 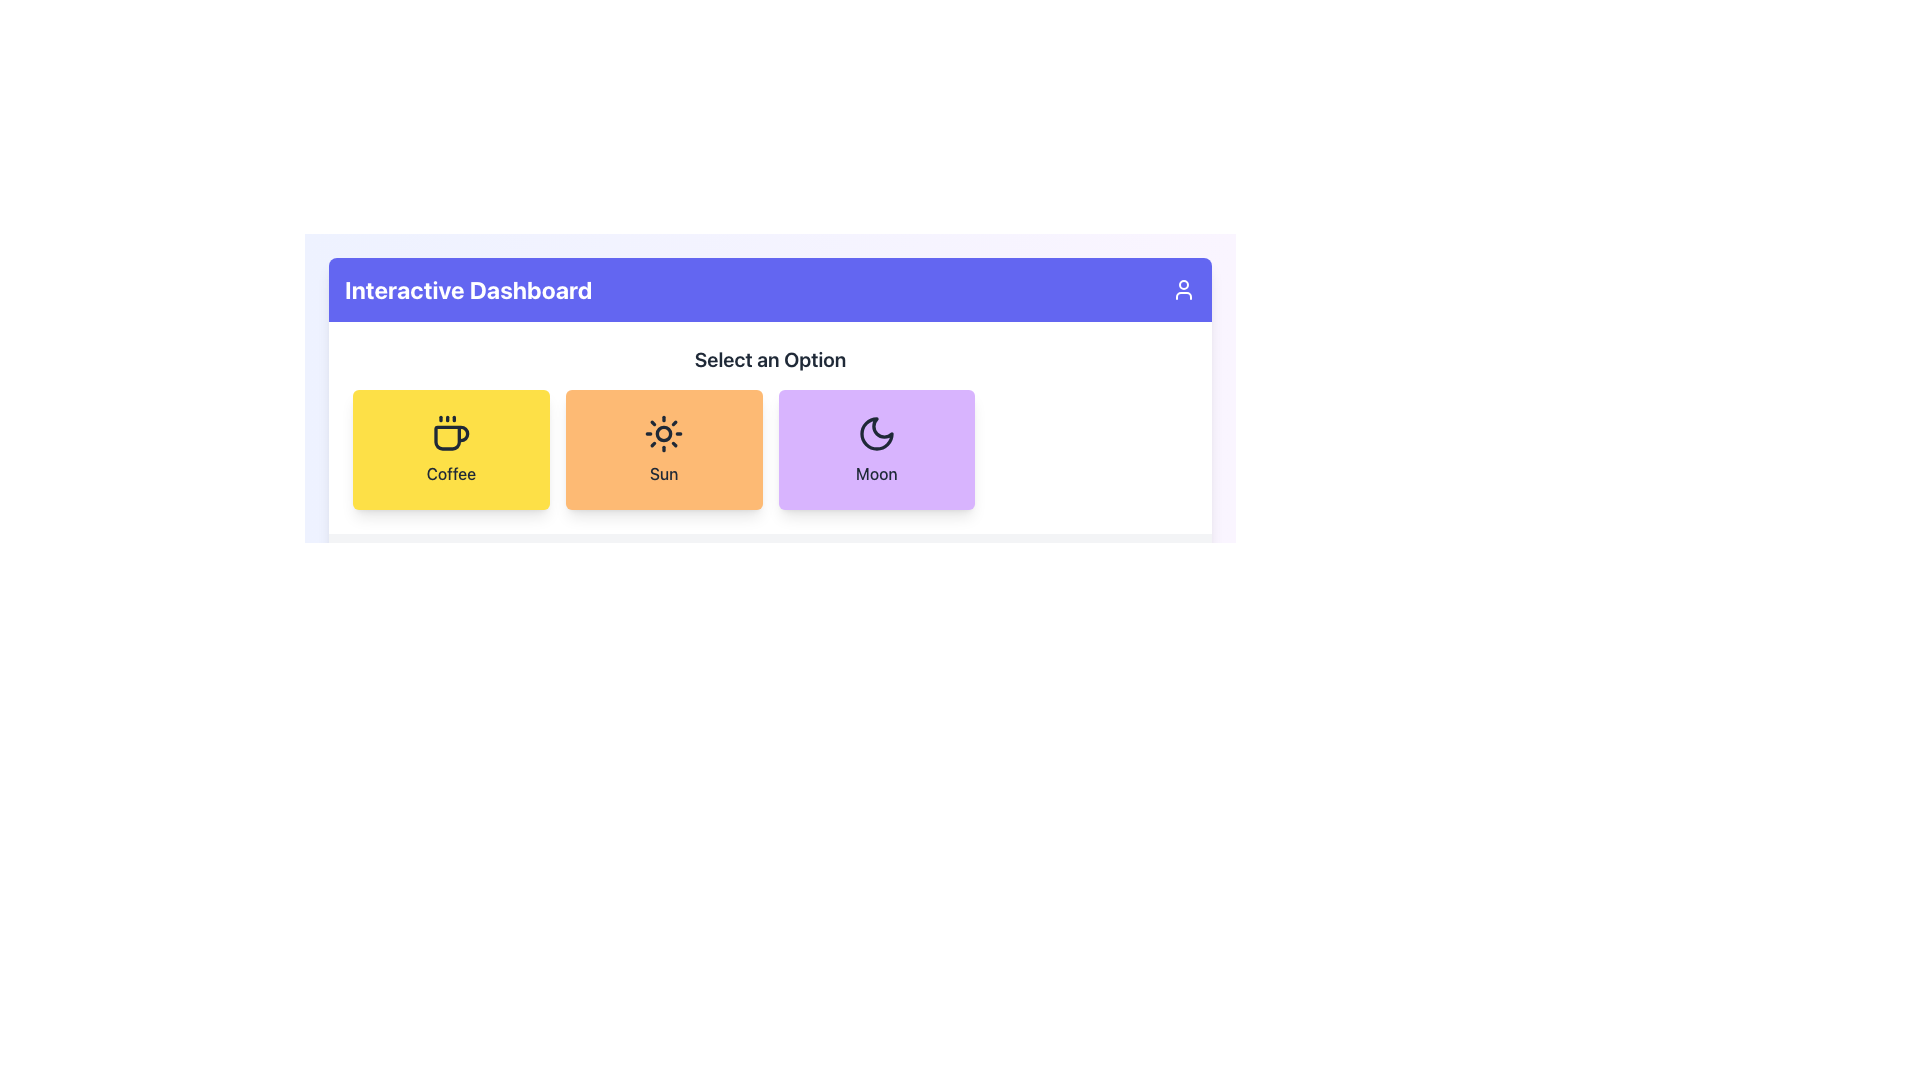 I want to click on the 'Moon' button, which is the third button from the left, featuring a lavender background and a crescent moon icon above the text label 'Moon', so click(x=876, y=450).